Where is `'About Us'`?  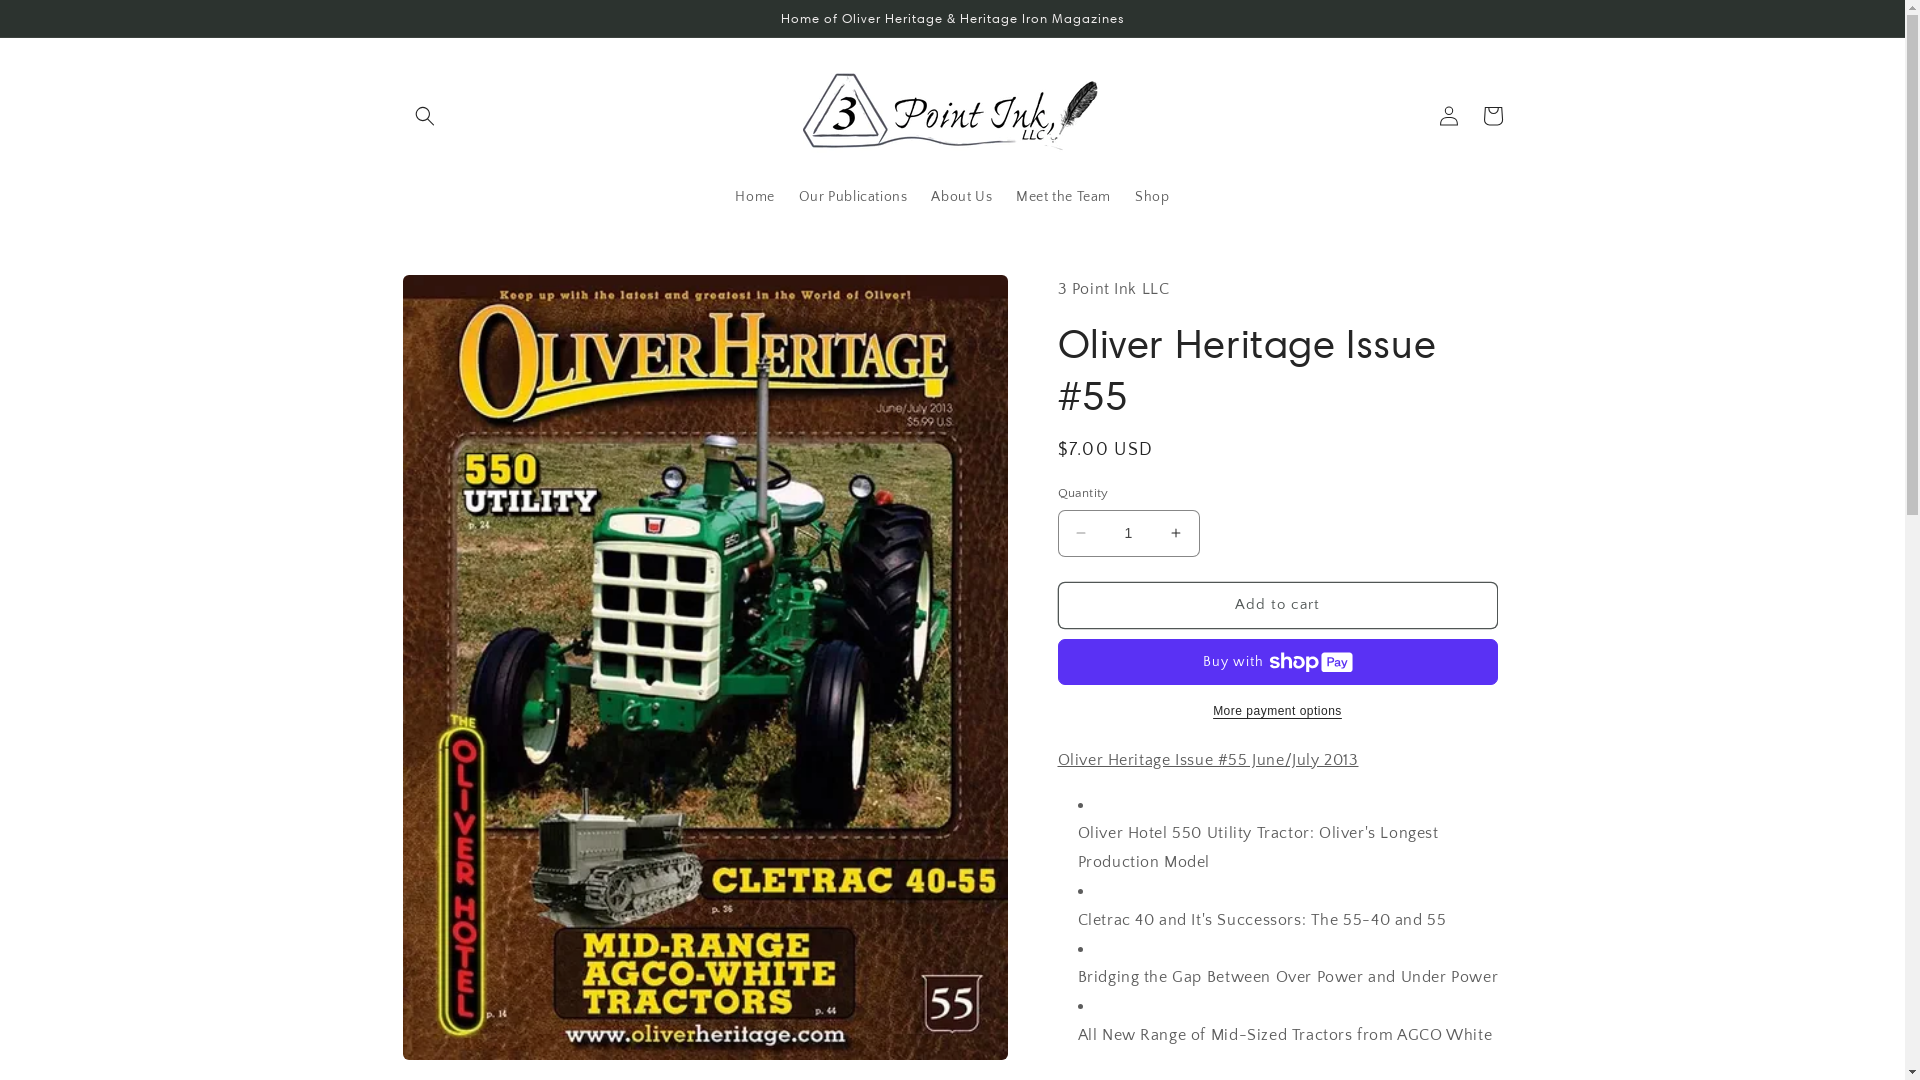 'About Us' is located at coordinates (917, 196).